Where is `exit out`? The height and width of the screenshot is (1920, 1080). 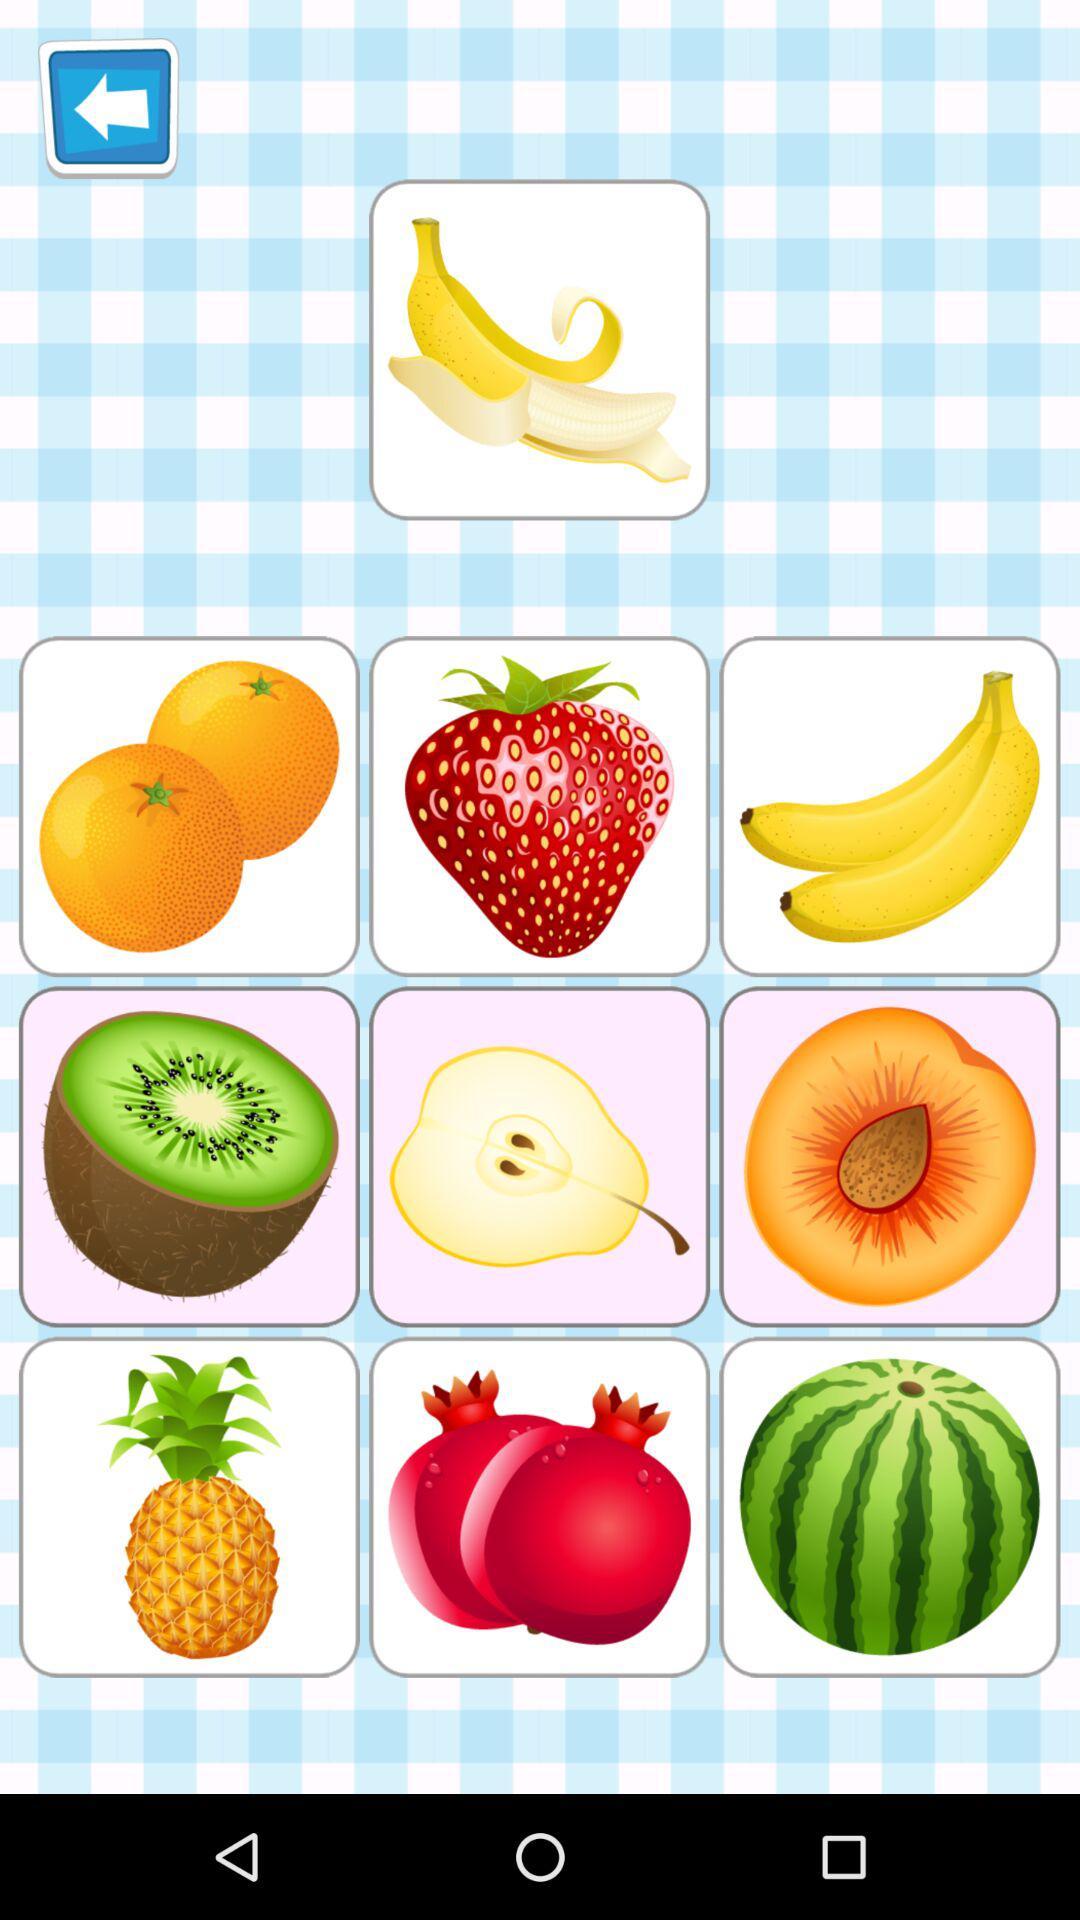 exit out is located at coordinates (108, 107).